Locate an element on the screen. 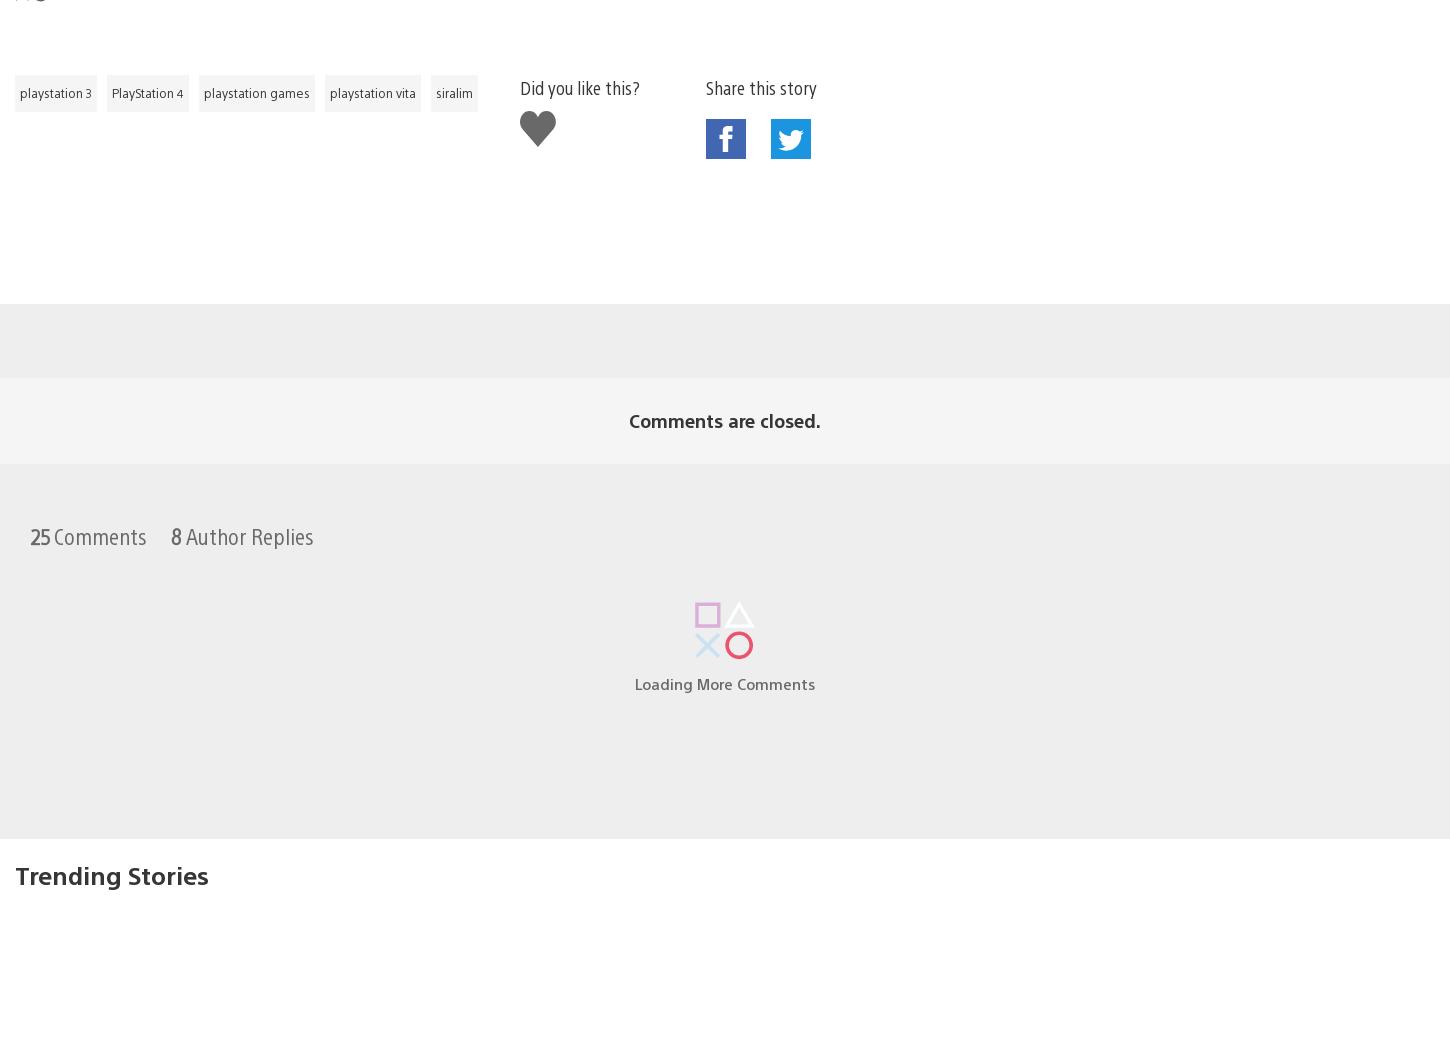 The image size is (1450, 1038). 'playstation games' is located at coordinates (256, 60).